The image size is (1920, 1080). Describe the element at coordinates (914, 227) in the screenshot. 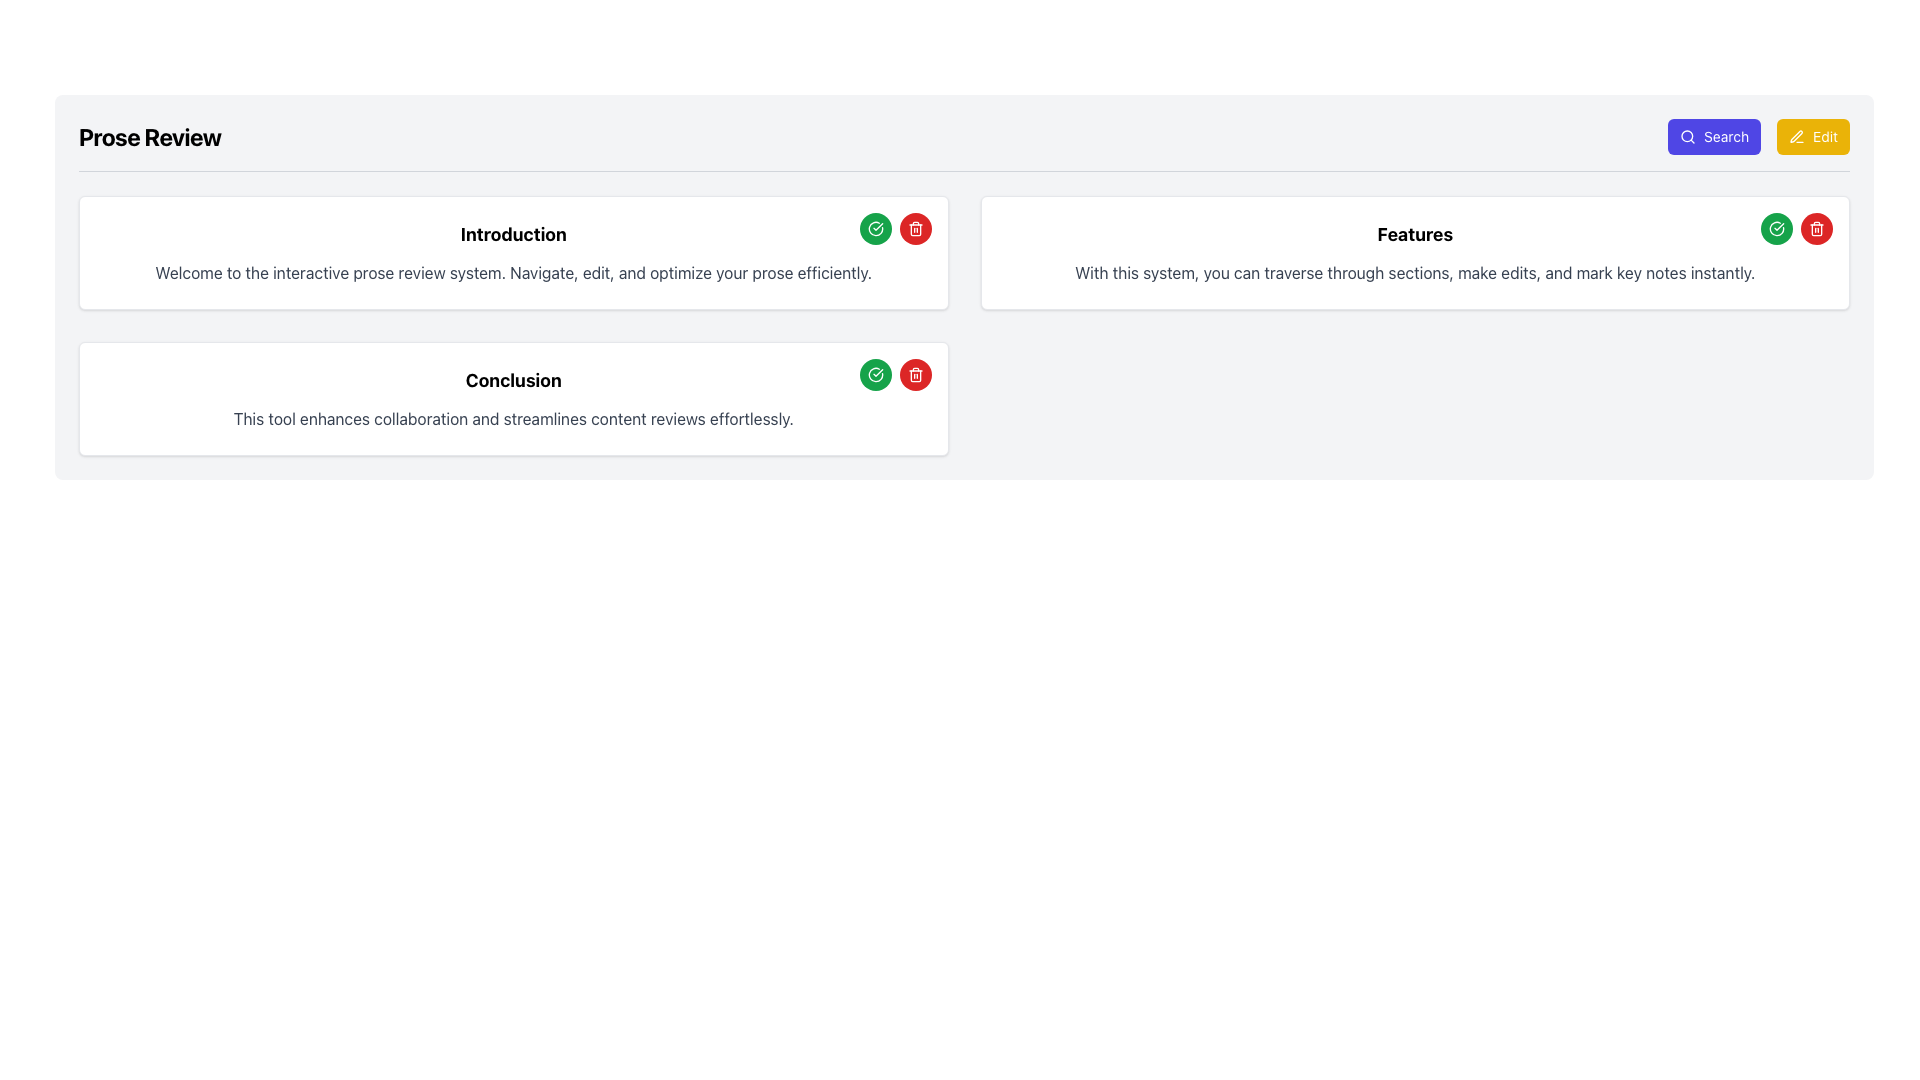

I see `the rightmost circular deletion button located at the top-right corner of the interface, which triggers a removal action` at that location.